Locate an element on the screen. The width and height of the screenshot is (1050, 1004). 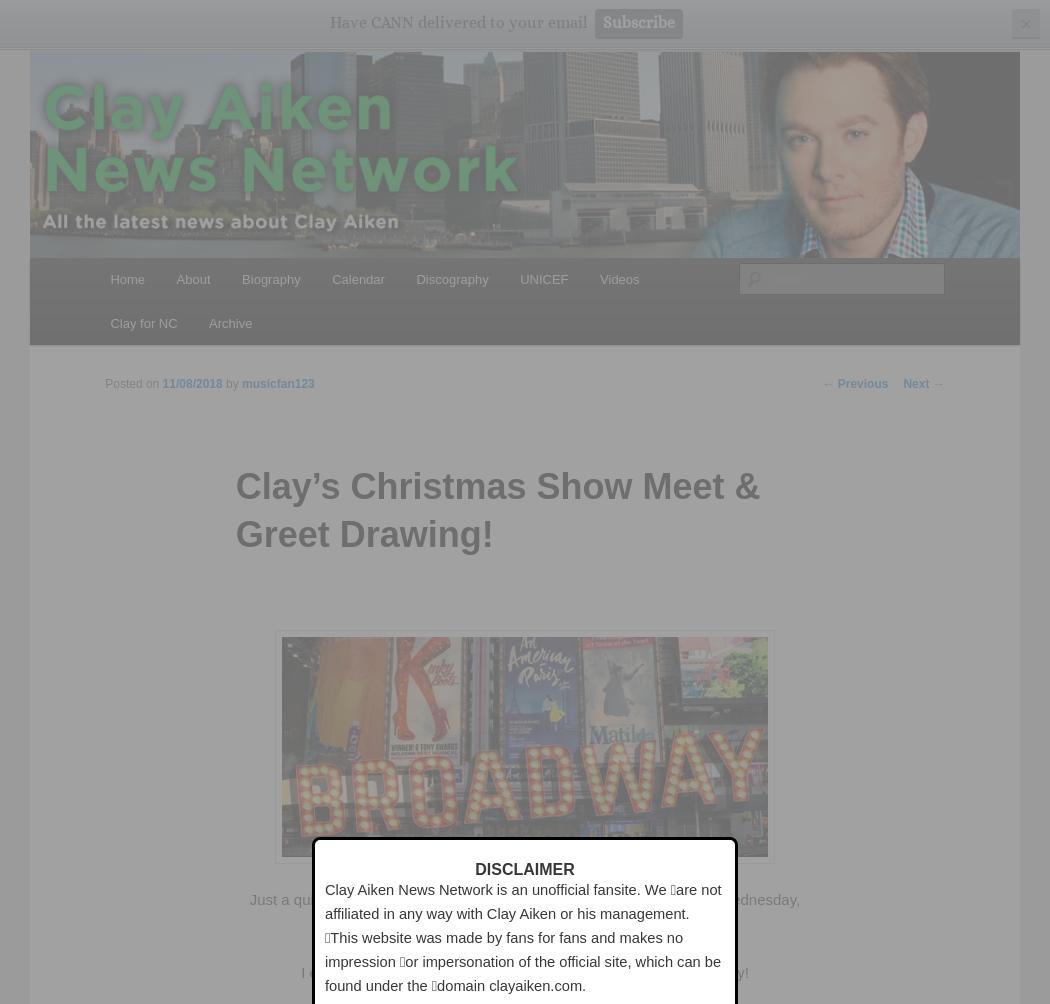
'by' is located at coordinates (234, 383).